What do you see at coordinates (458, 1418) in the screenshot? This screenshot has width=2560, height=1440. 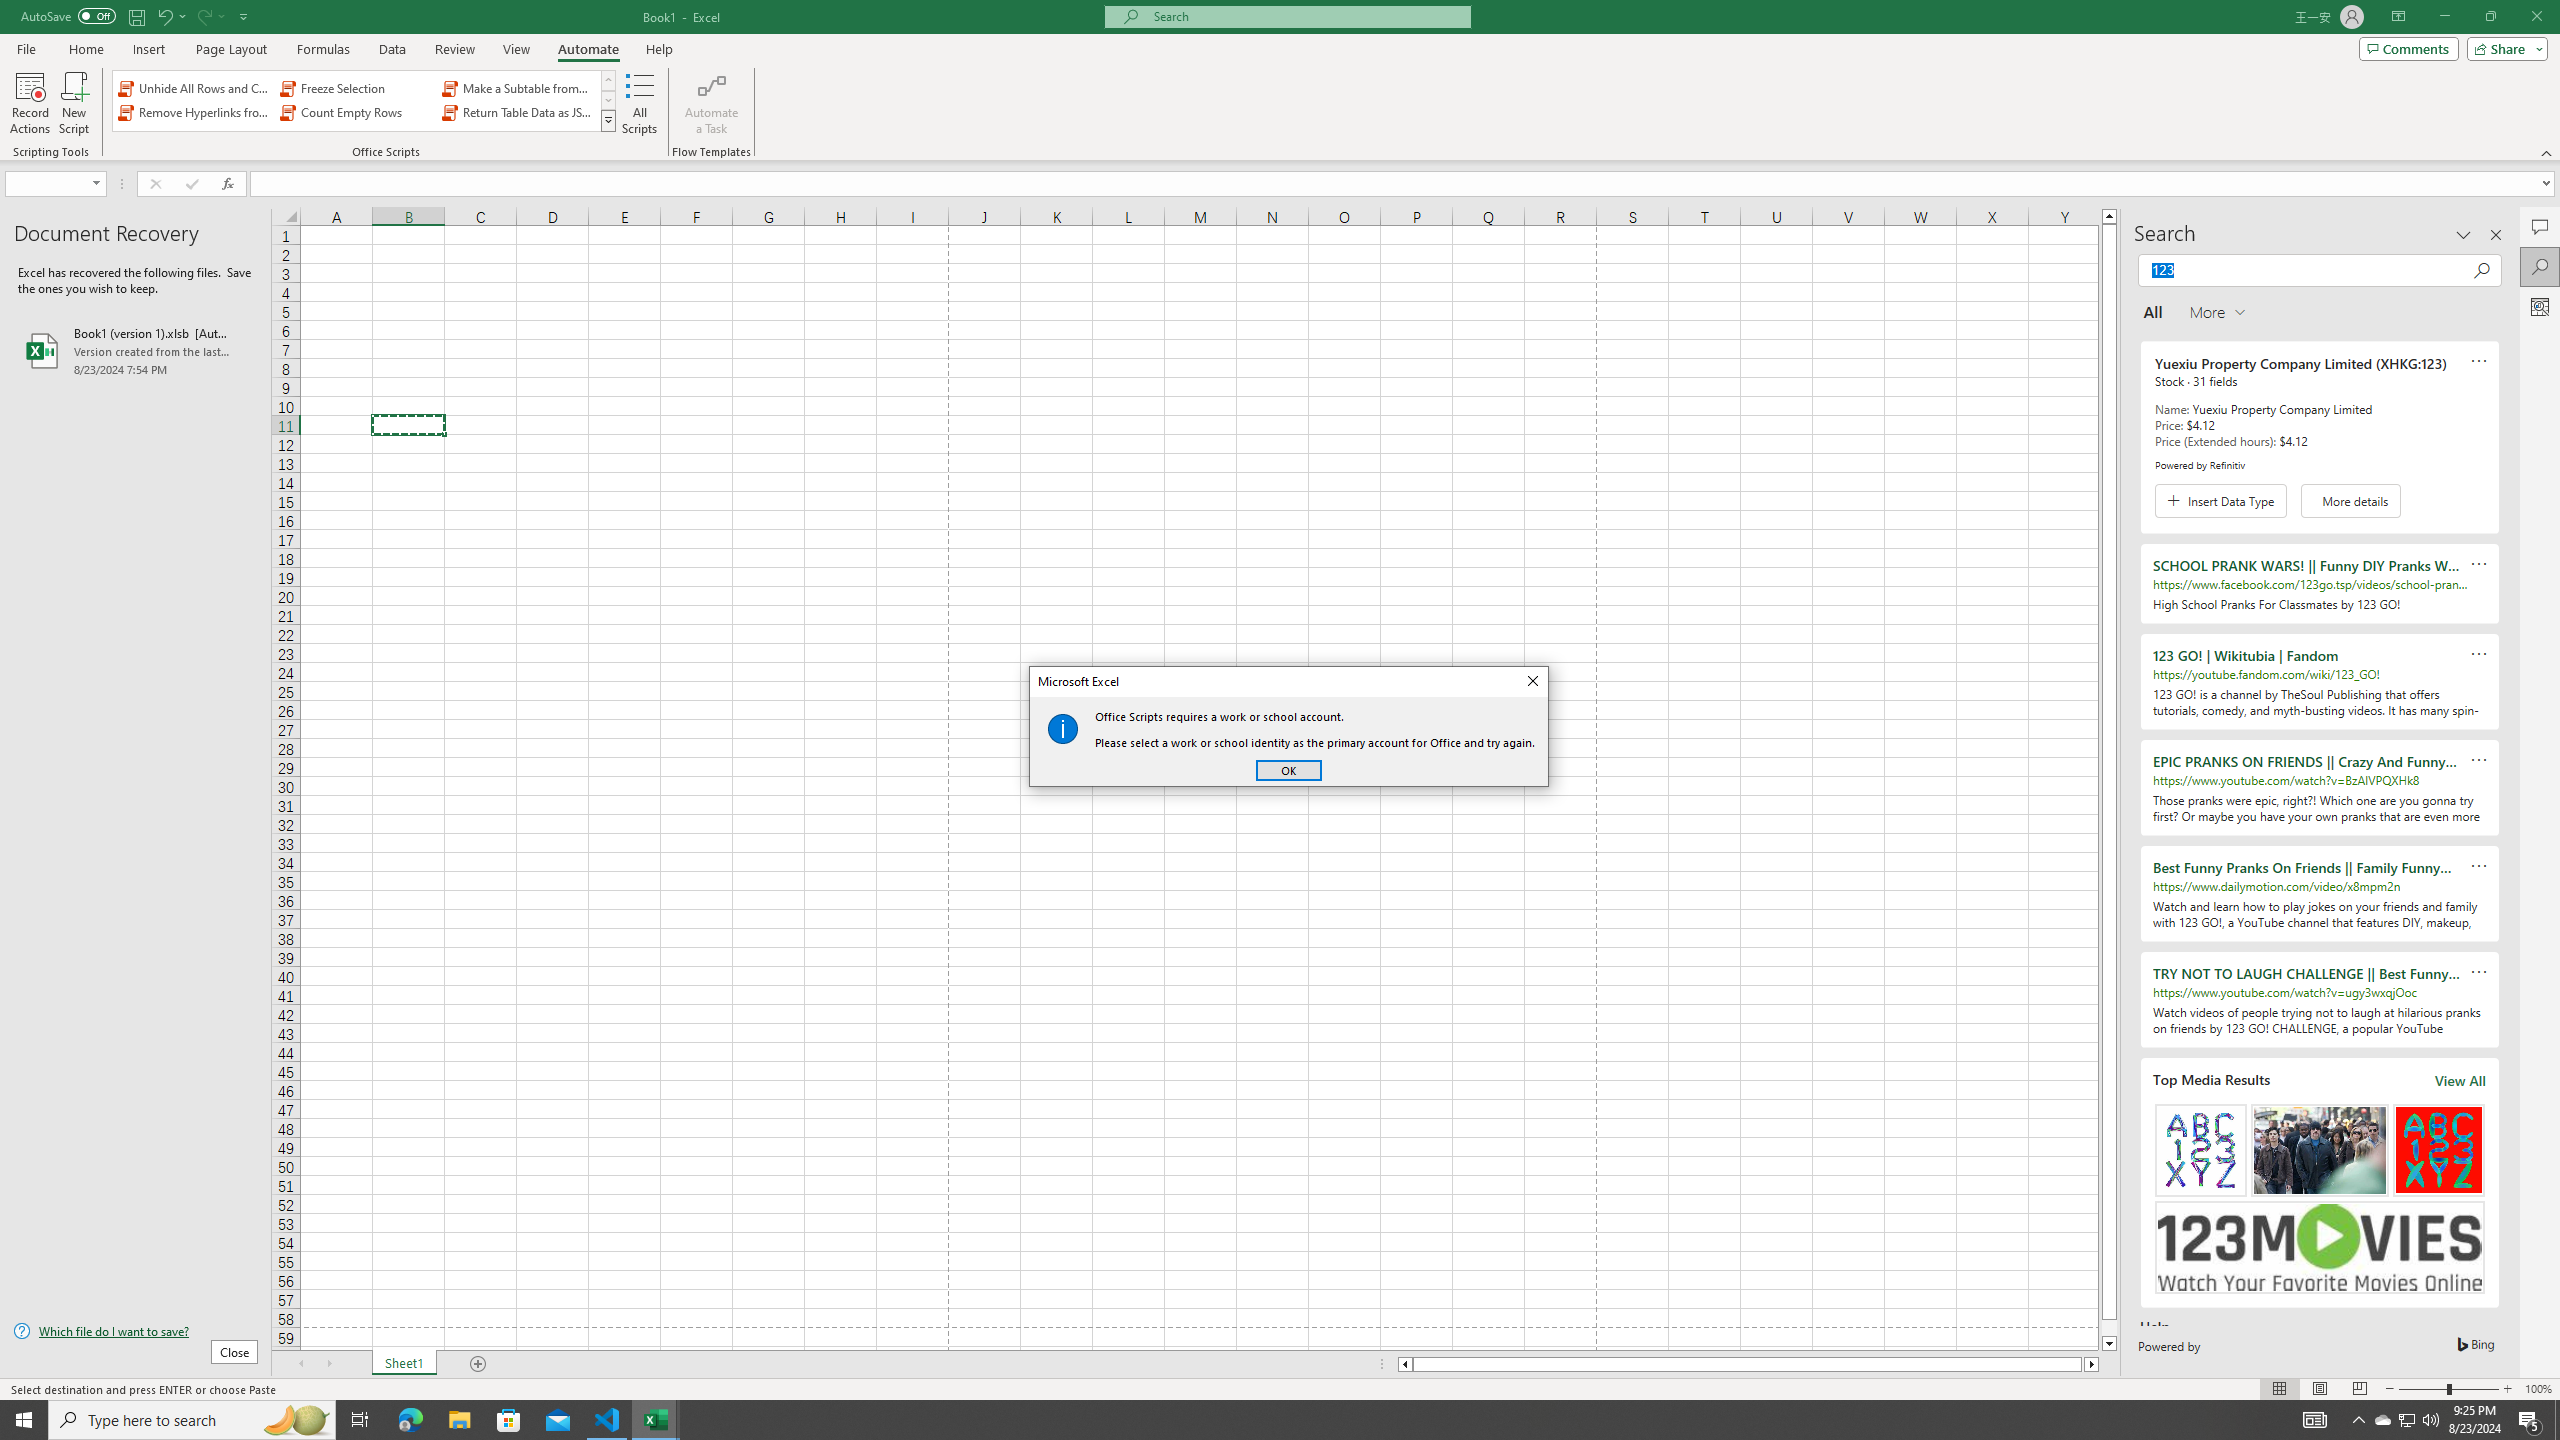 I see `'File Explorer'` at bounding box center [458, 1418].